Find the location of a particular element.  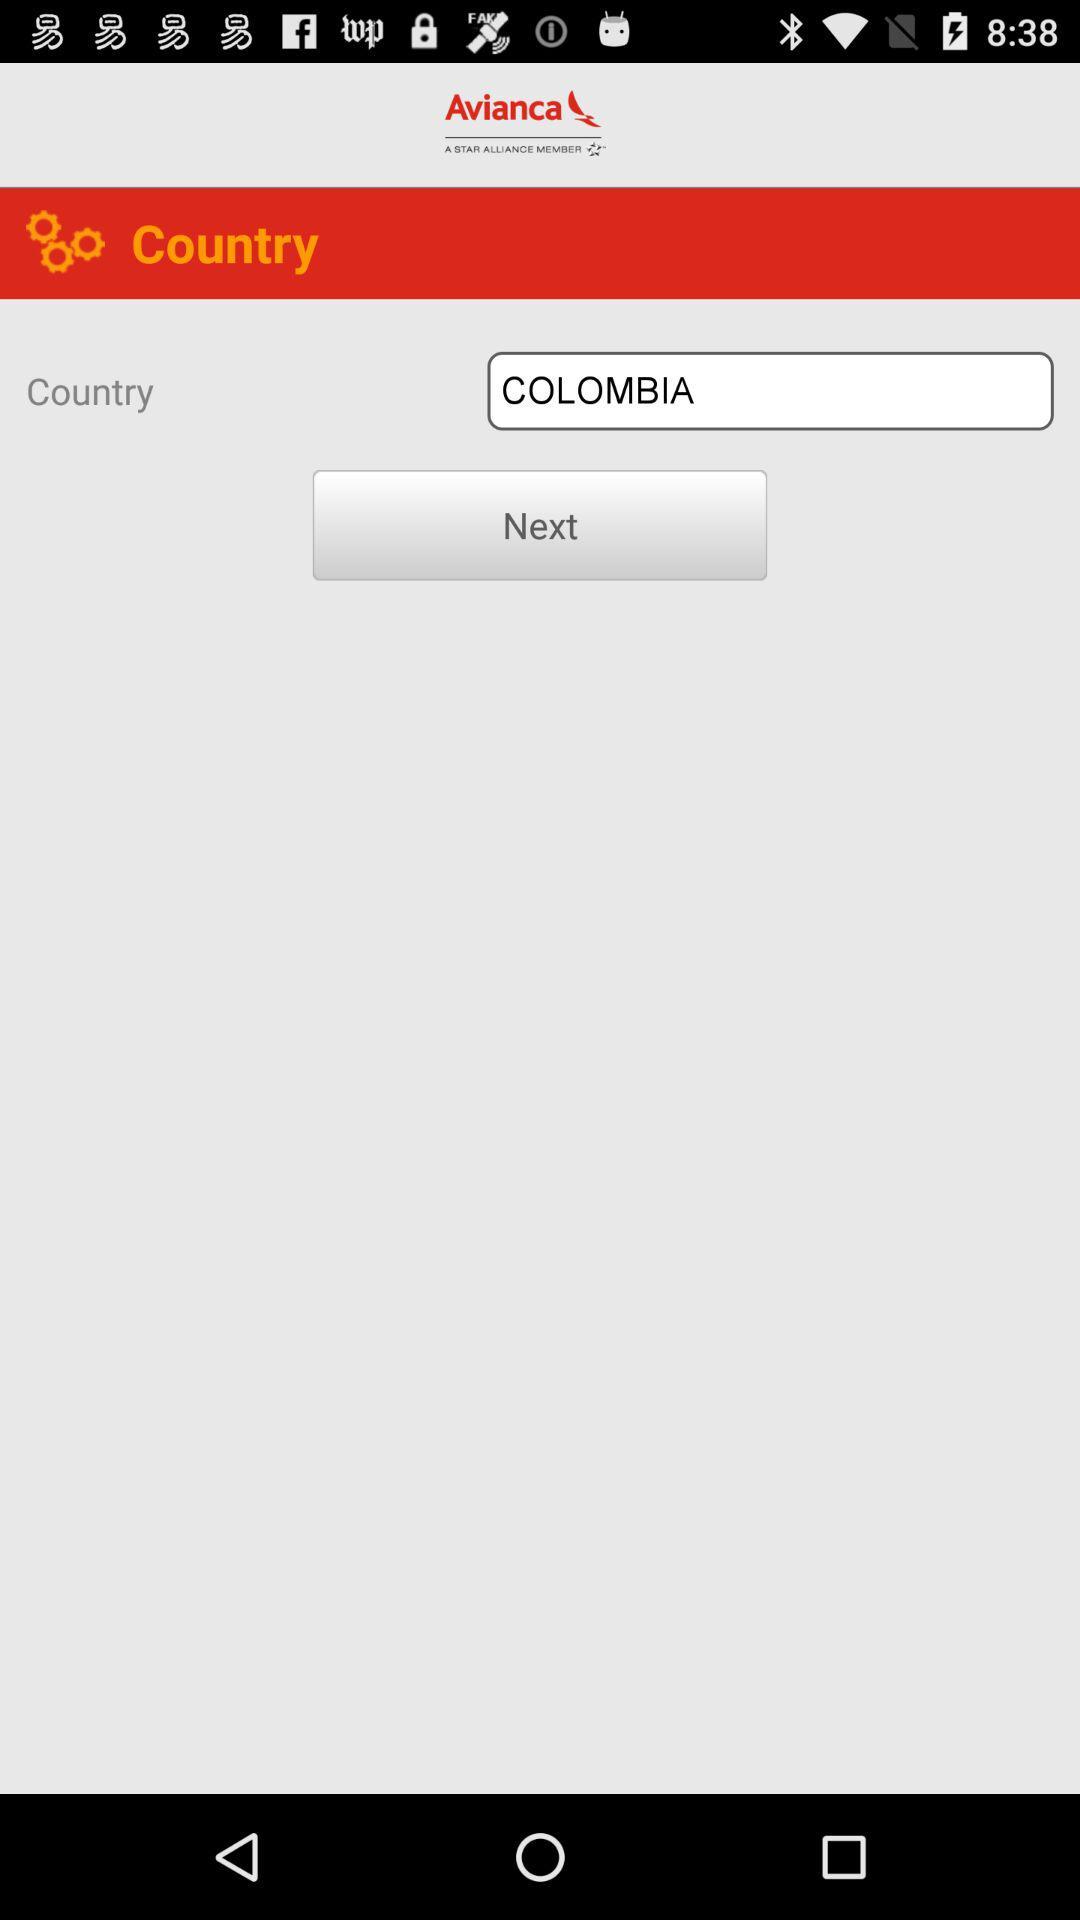

icon to the right of country icon is located at coordinates (769, 391).